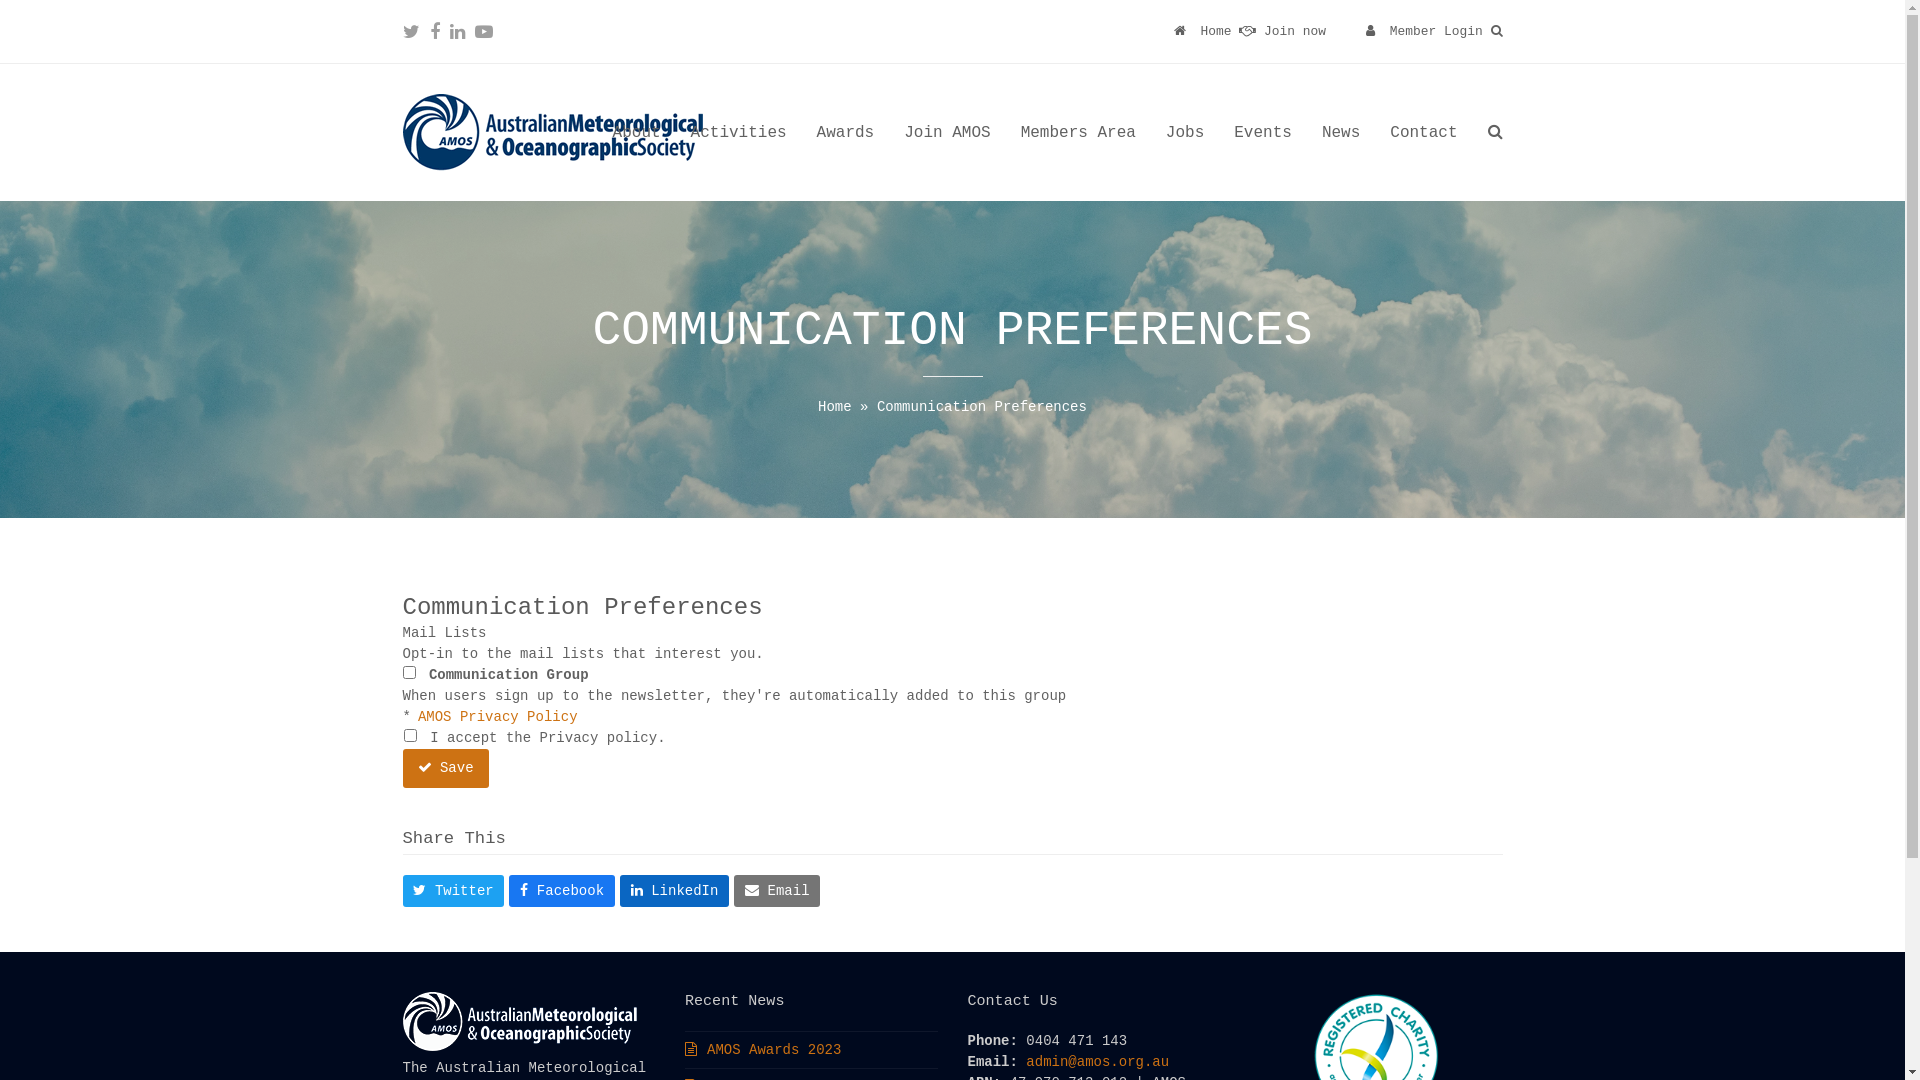  What do you see at coordinates (835, 406) in the screenshot?
I see `'Home'` at bounding box center [835, 406].